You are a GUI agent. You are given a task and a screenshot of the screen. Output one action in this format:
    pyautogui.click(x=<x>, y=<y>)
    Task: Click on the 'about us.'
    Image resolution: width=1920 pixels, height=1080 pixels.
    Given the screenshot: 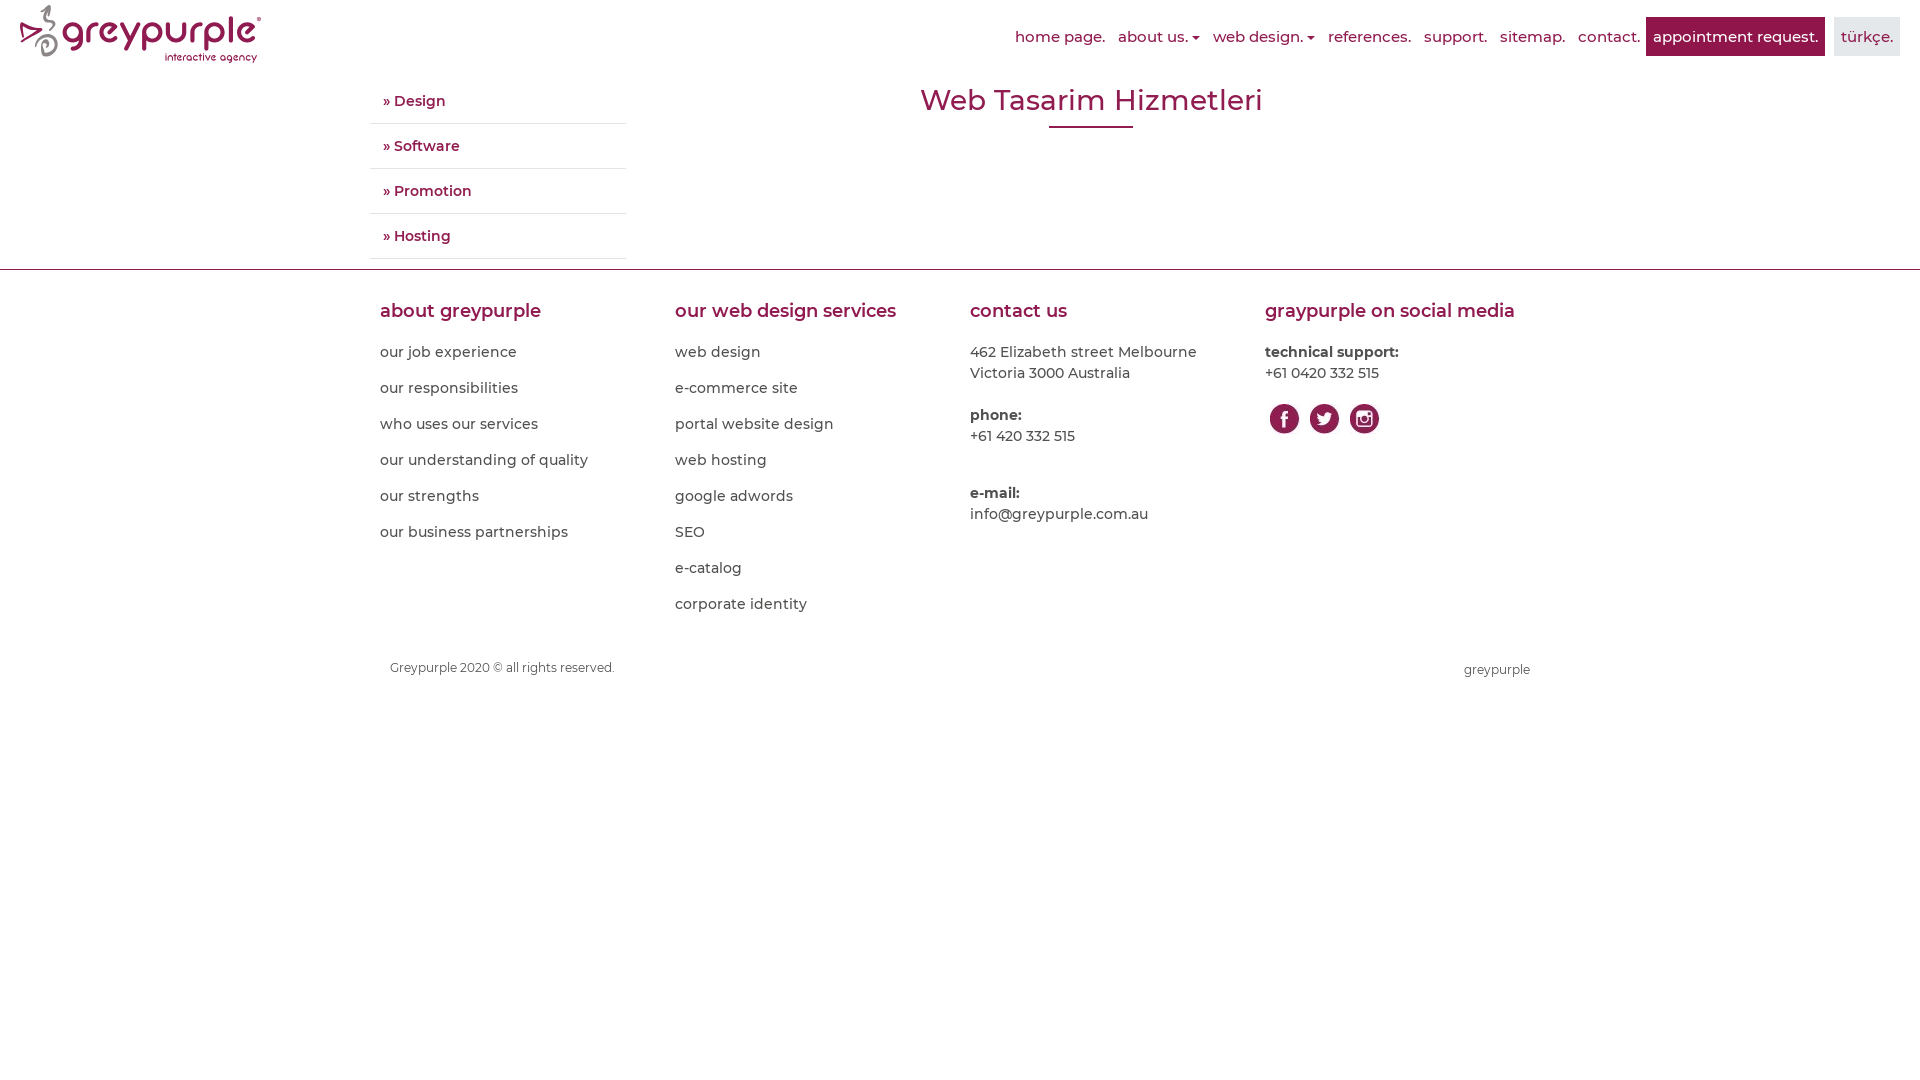 What is the action you would take?
    pyautogui.click(x=1158, y=36)
    